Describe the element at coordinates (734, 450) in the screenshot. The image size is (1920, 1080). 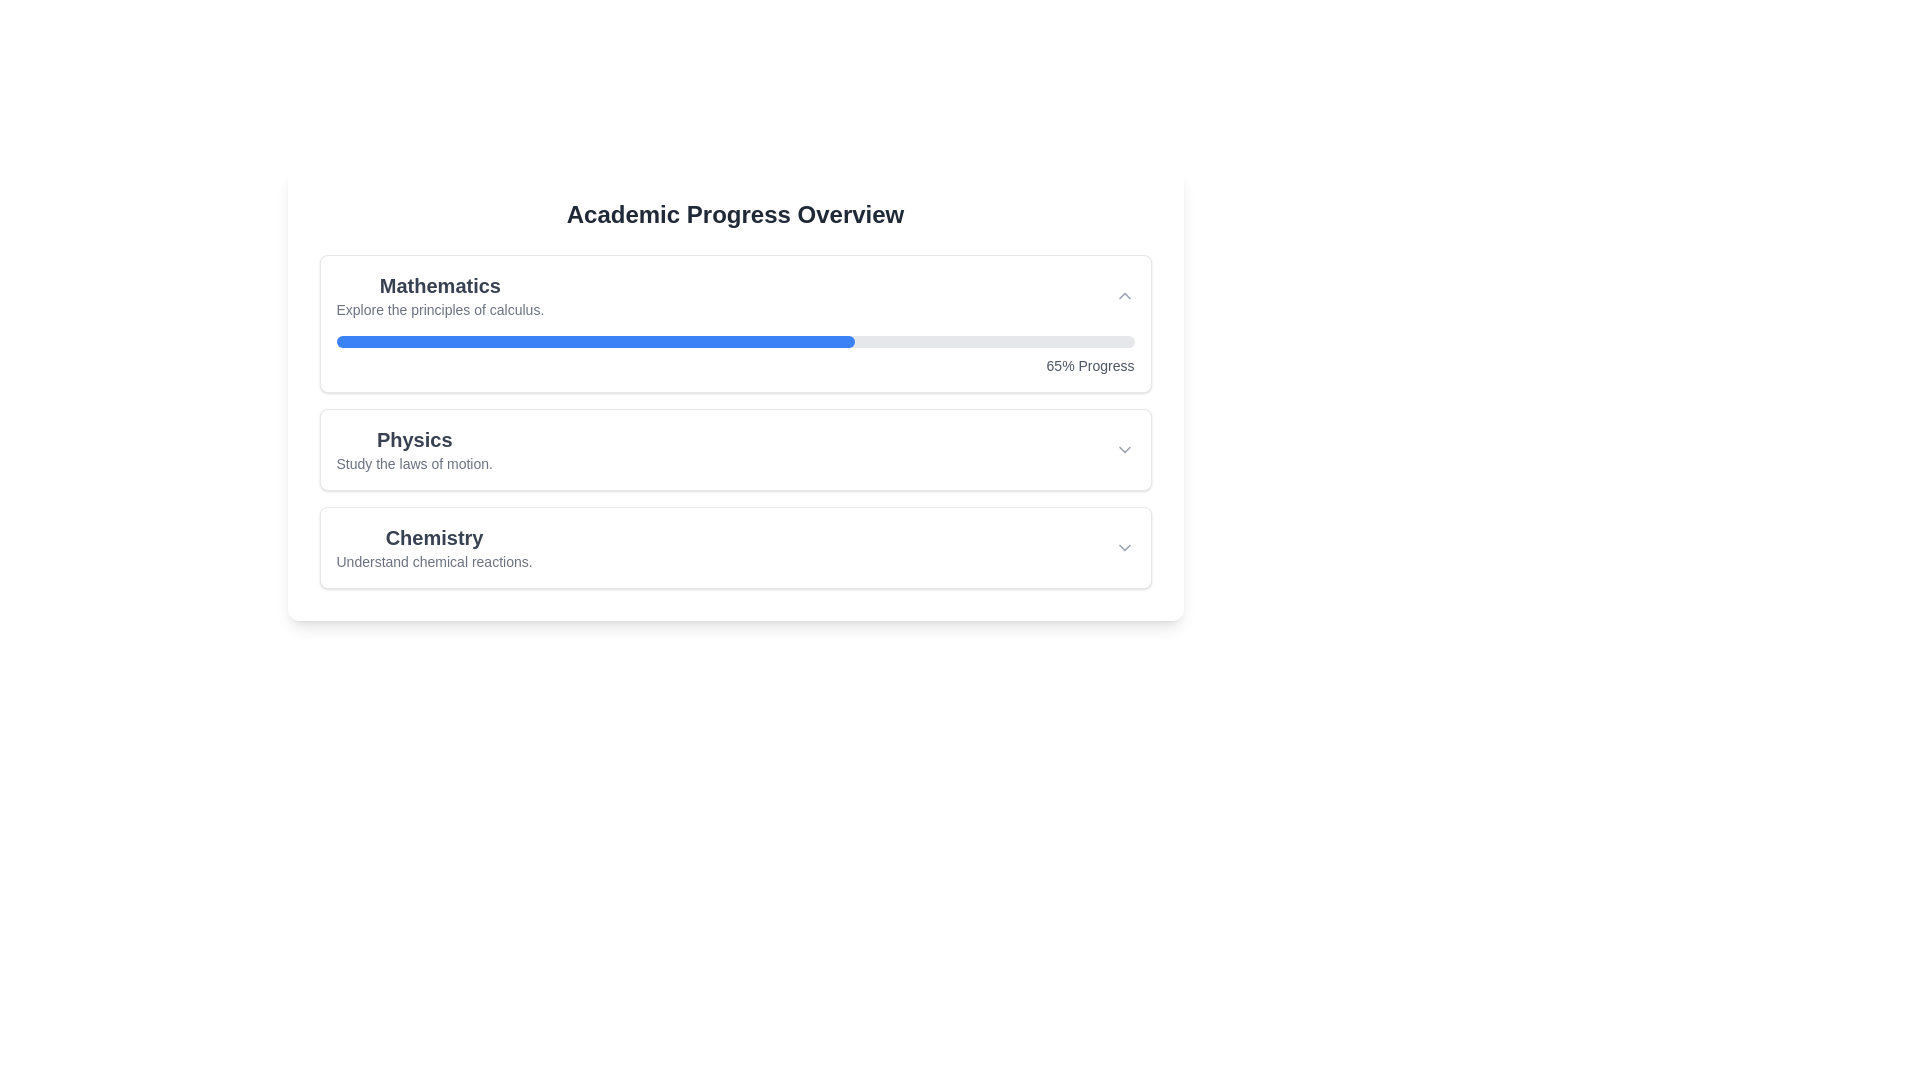
I see `the second list item representing the 'Physics' topic` at that location.